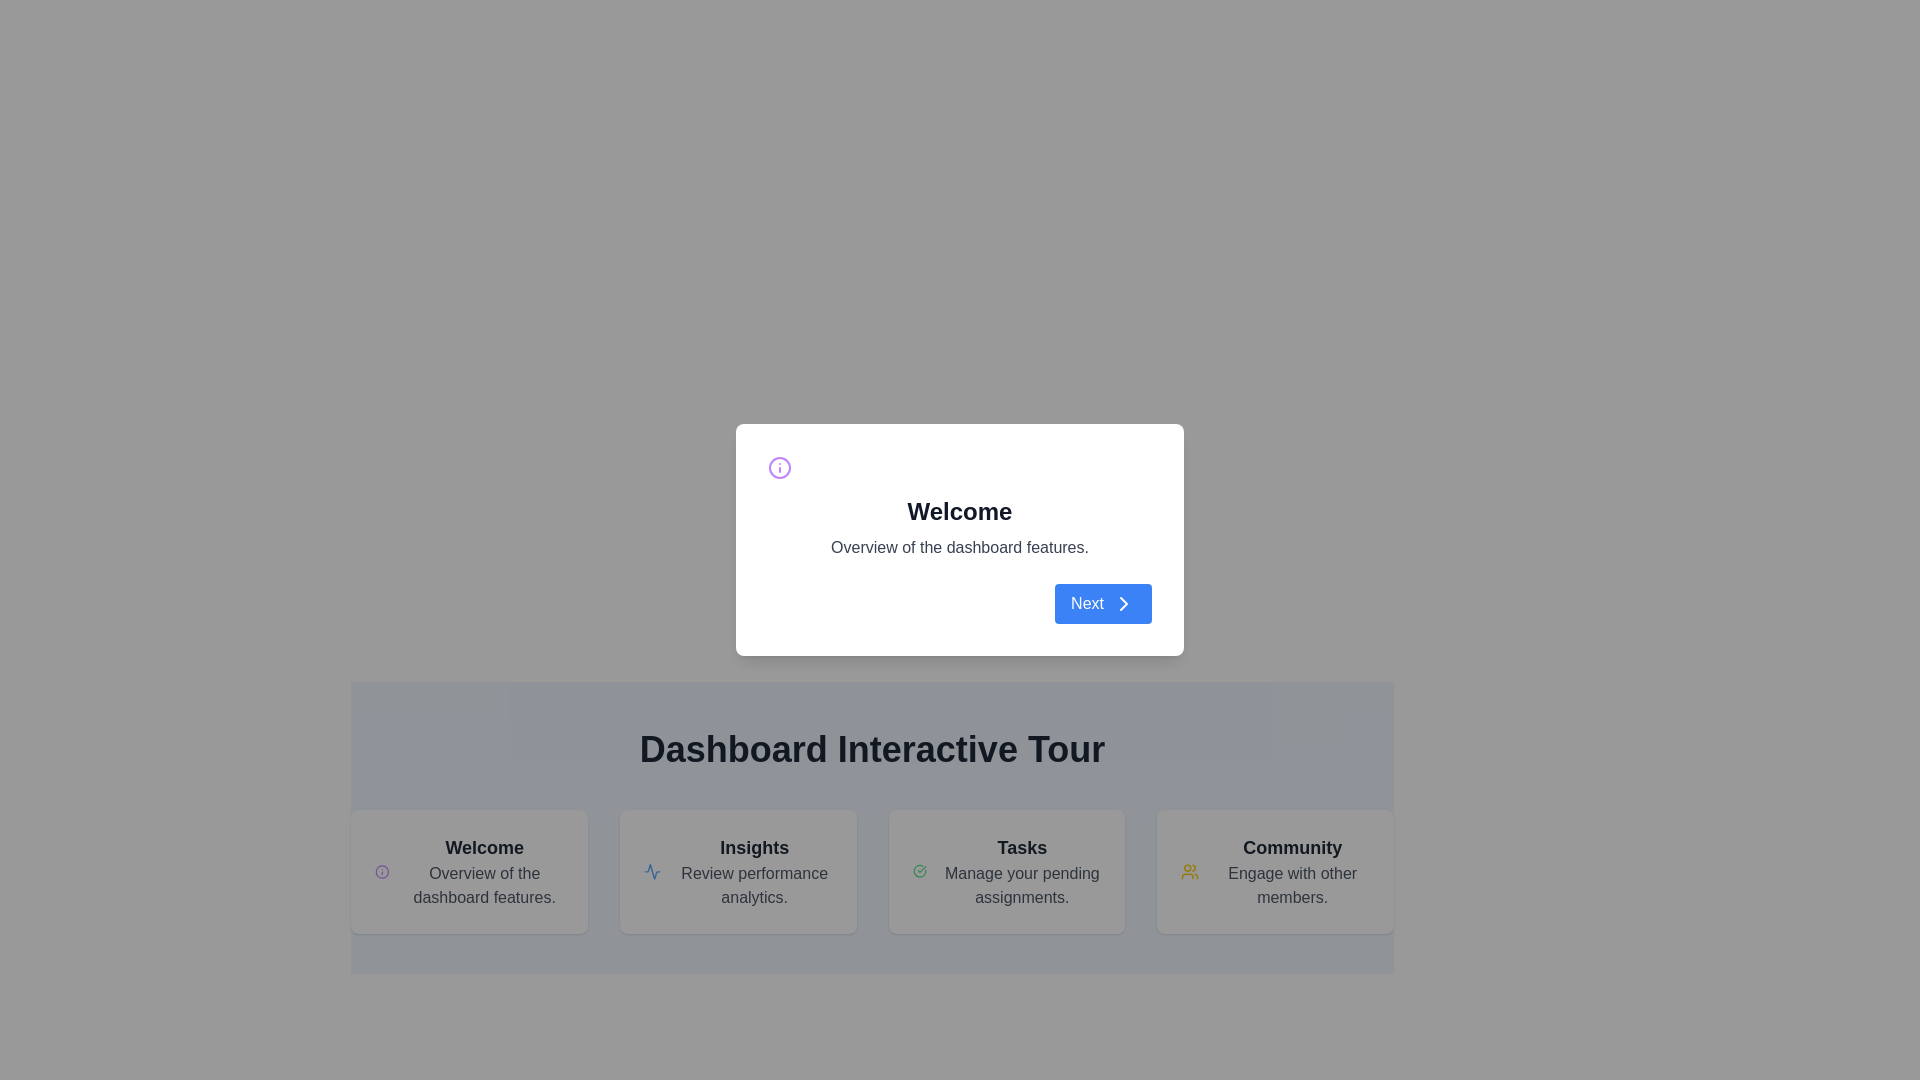 This screenshot has height=1080, width=1920. What do you see at coordinates (1292, 870) in the screenshot?
I see `the 'Community' text block, which features a bold black heading and gray subtext, located at the rightmost section of a row of informational components` at bounding box center [1292, 870].